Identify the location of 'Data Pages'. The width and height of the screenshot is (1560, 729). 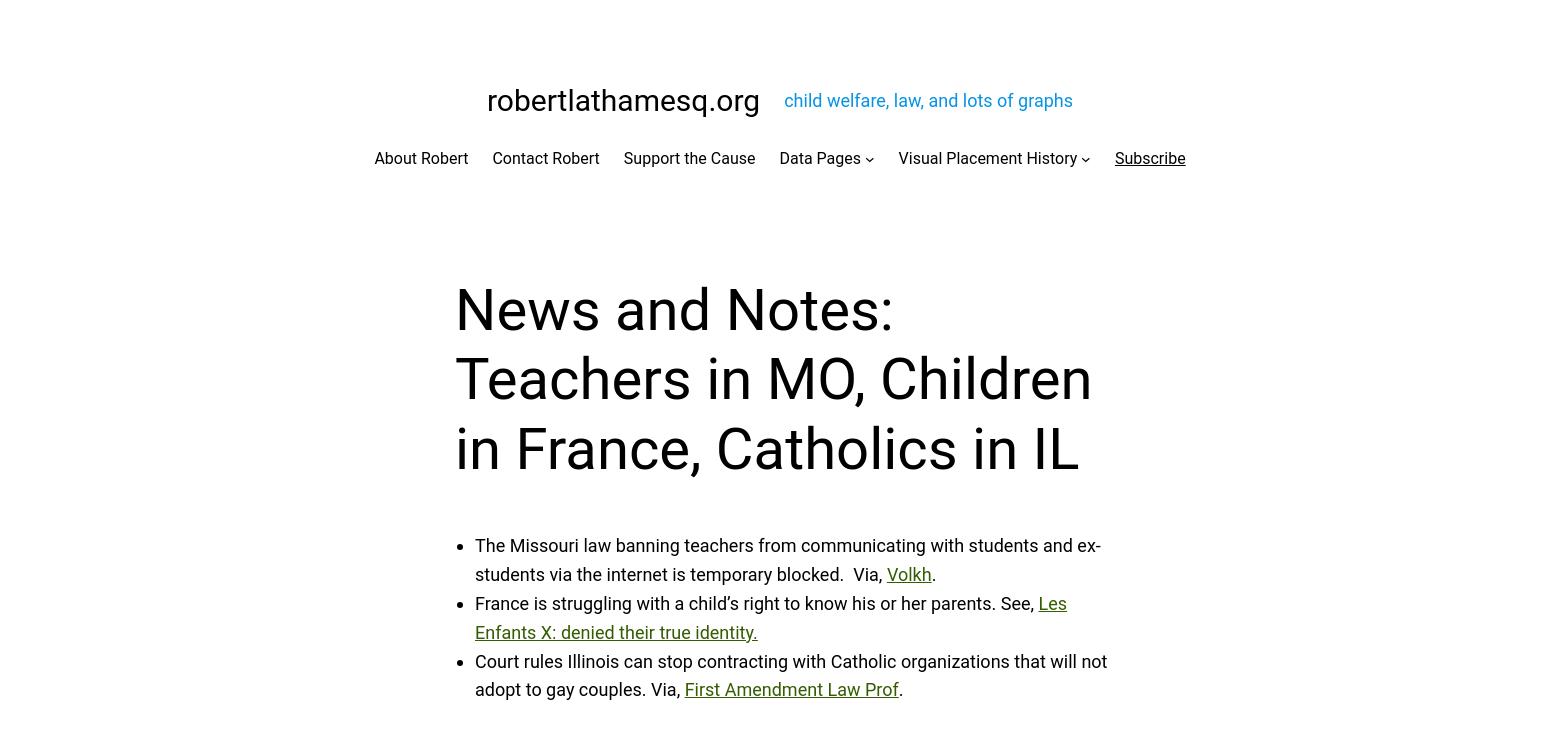
(778, 157).